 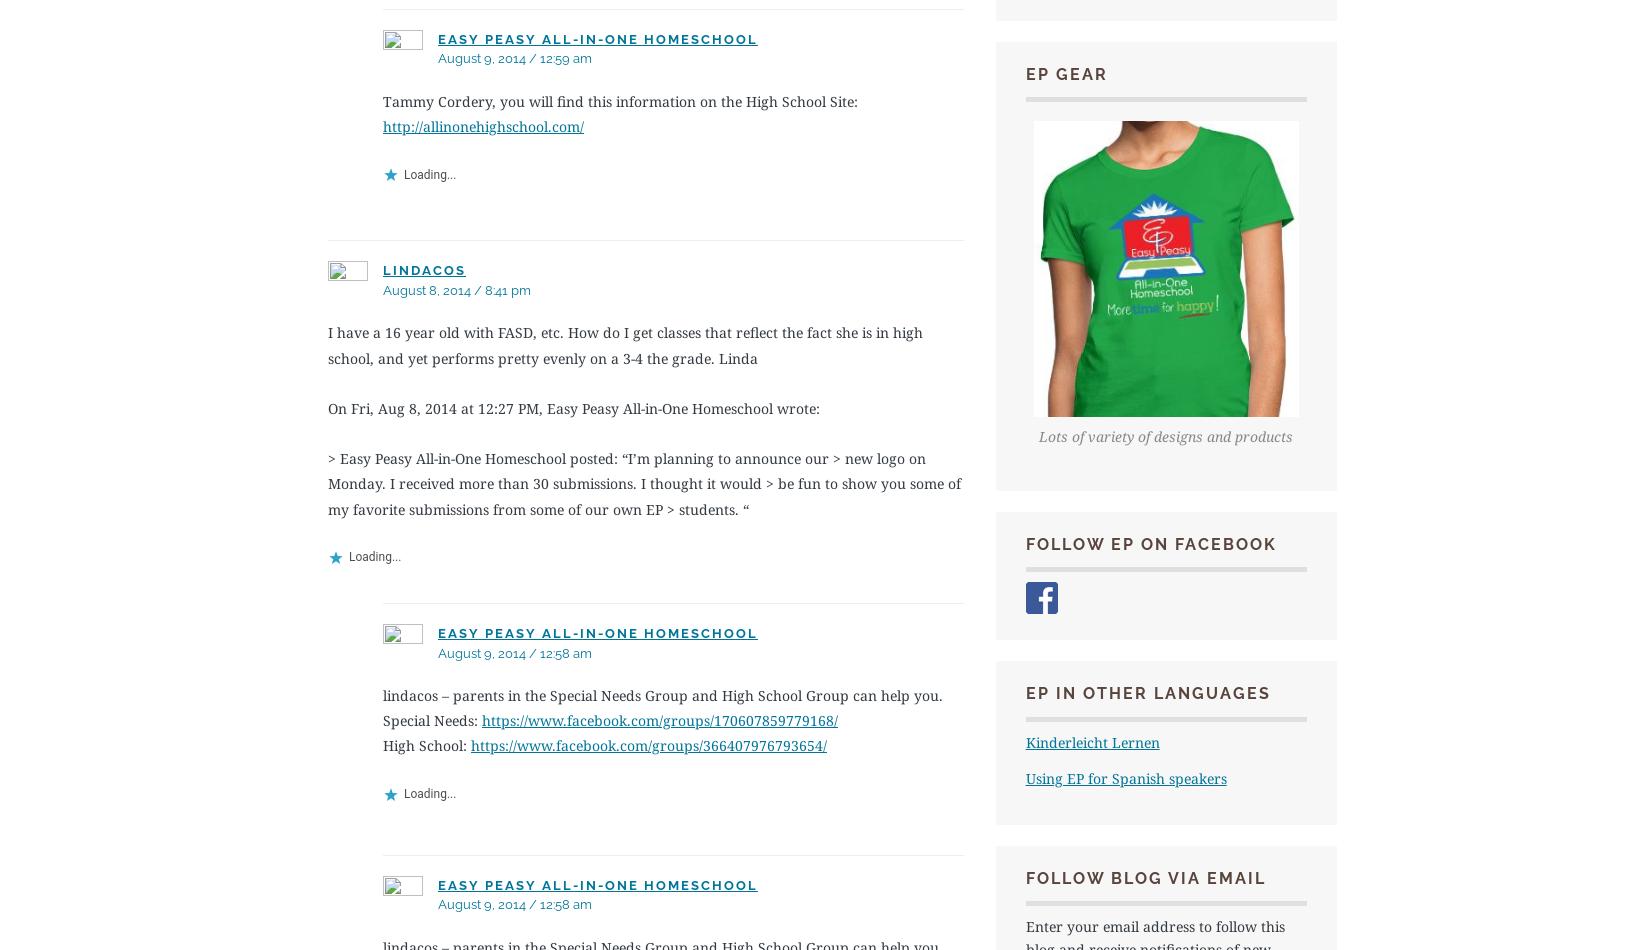 What do you see at coordinates (431, 719) in the screenshot?
I see `'Special Needs:'` at bounding box center [431, 719].